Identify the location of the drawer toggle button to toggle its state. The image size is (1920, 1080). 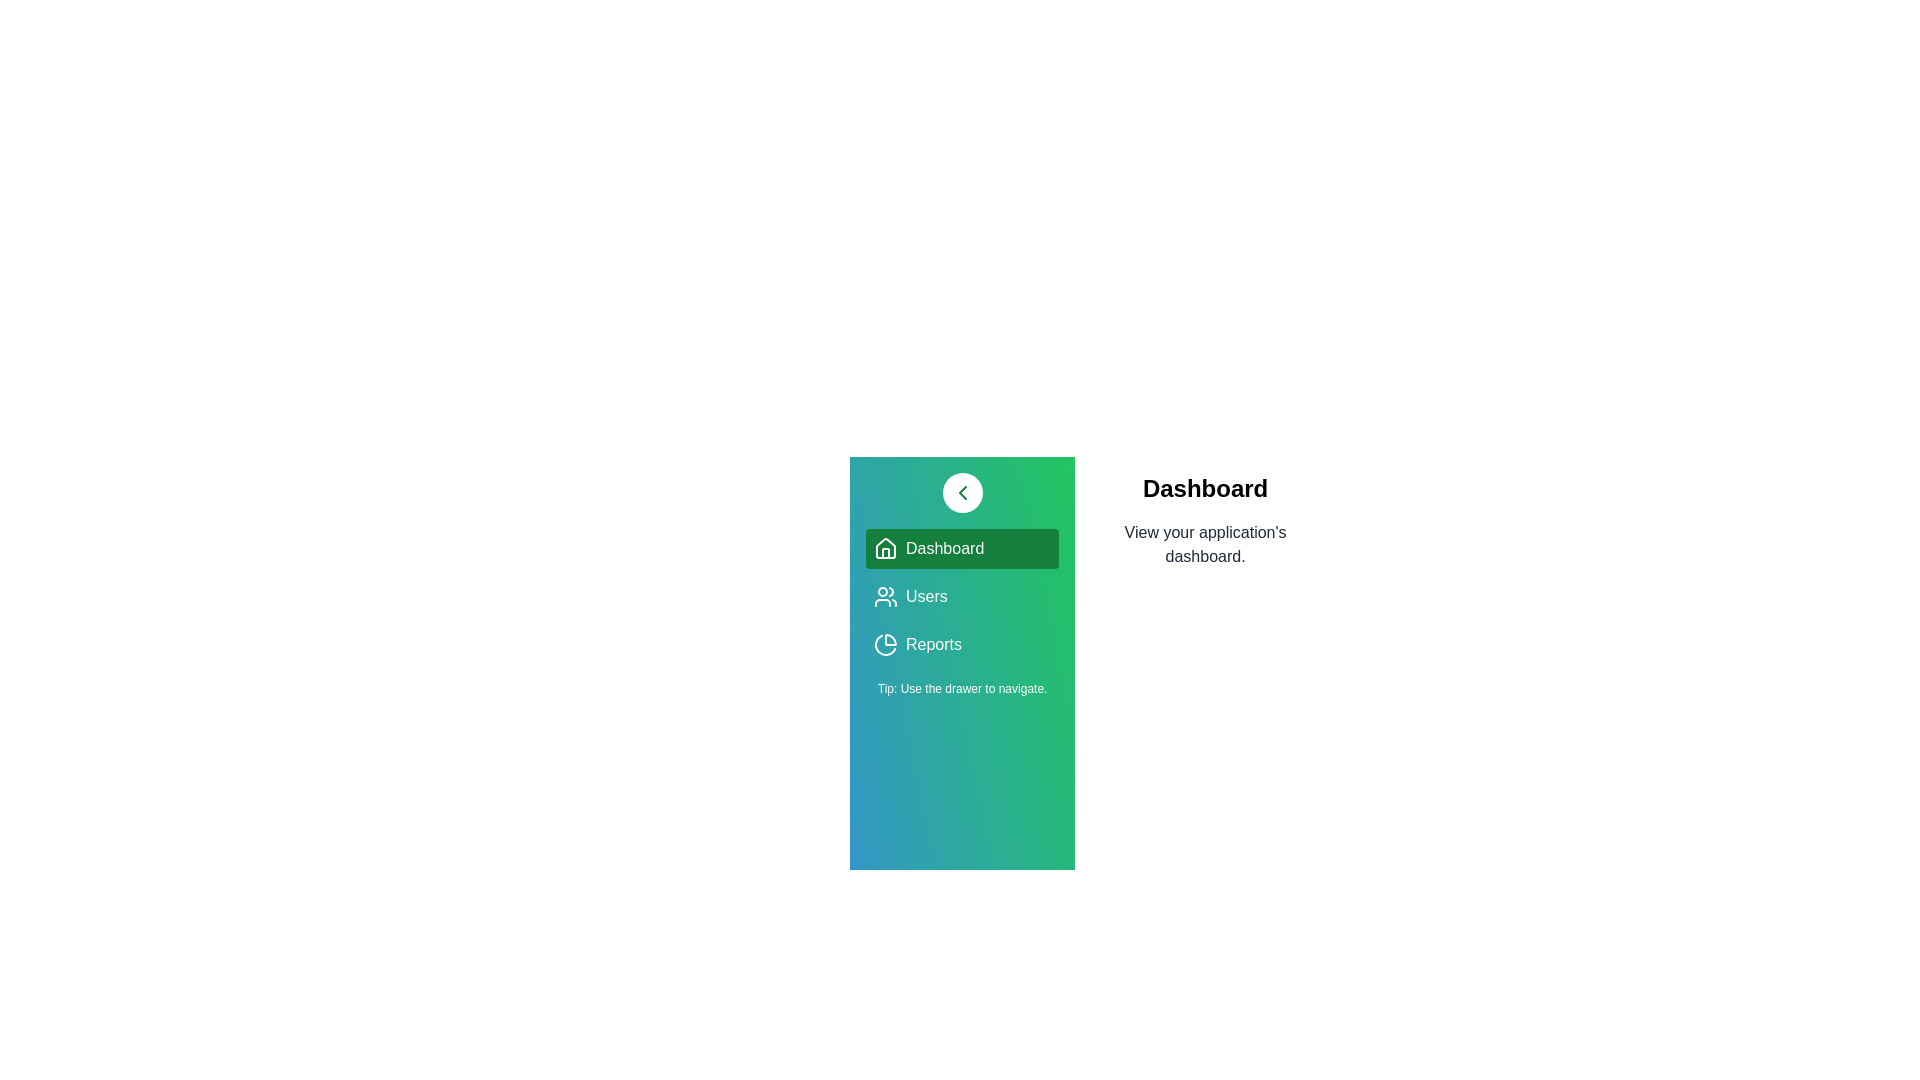
(961, 493).